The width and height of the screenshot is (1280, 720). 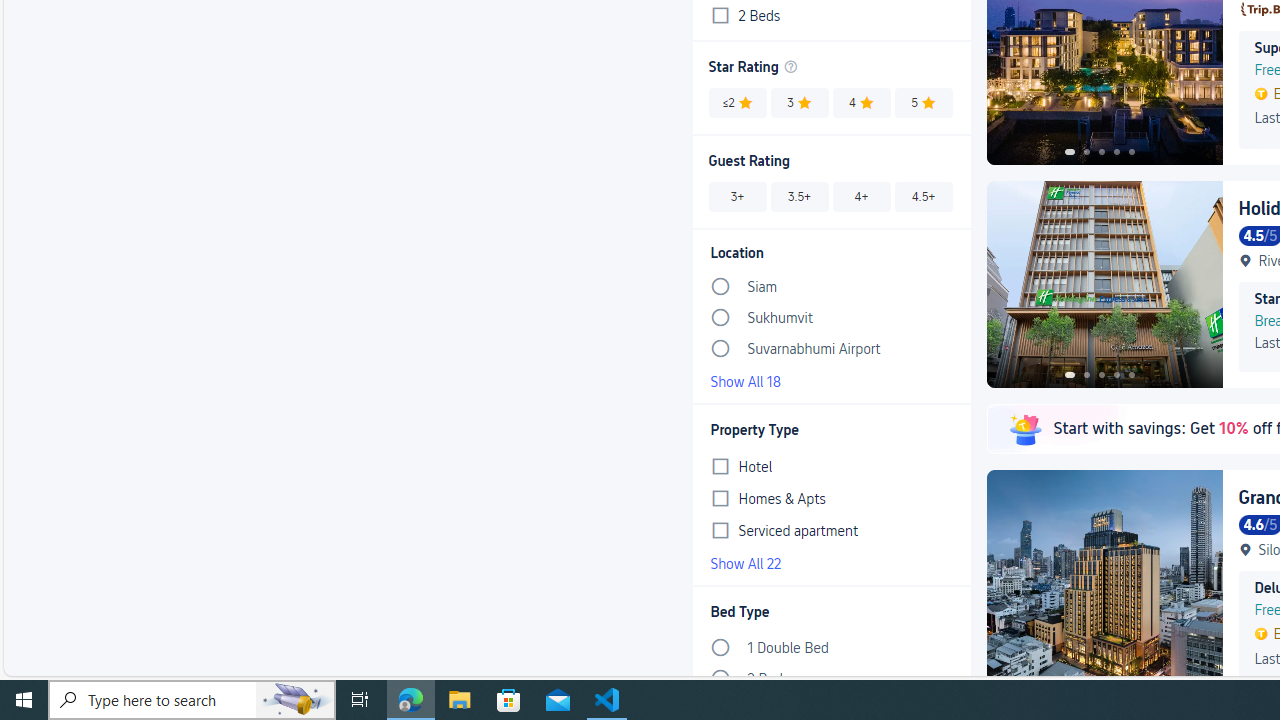 What do you see at coordinates (1024, 427) in the screenshot?
I see `'Class: m-lazyImg__img'` at bounding box center [1024, 427].